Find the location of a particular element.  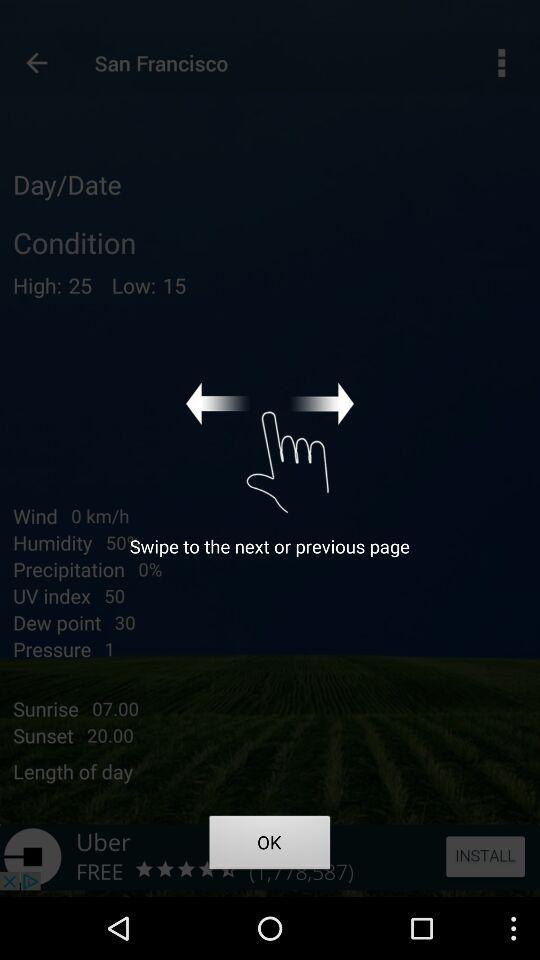

item at the bottom is located at coordinates (270, 844).